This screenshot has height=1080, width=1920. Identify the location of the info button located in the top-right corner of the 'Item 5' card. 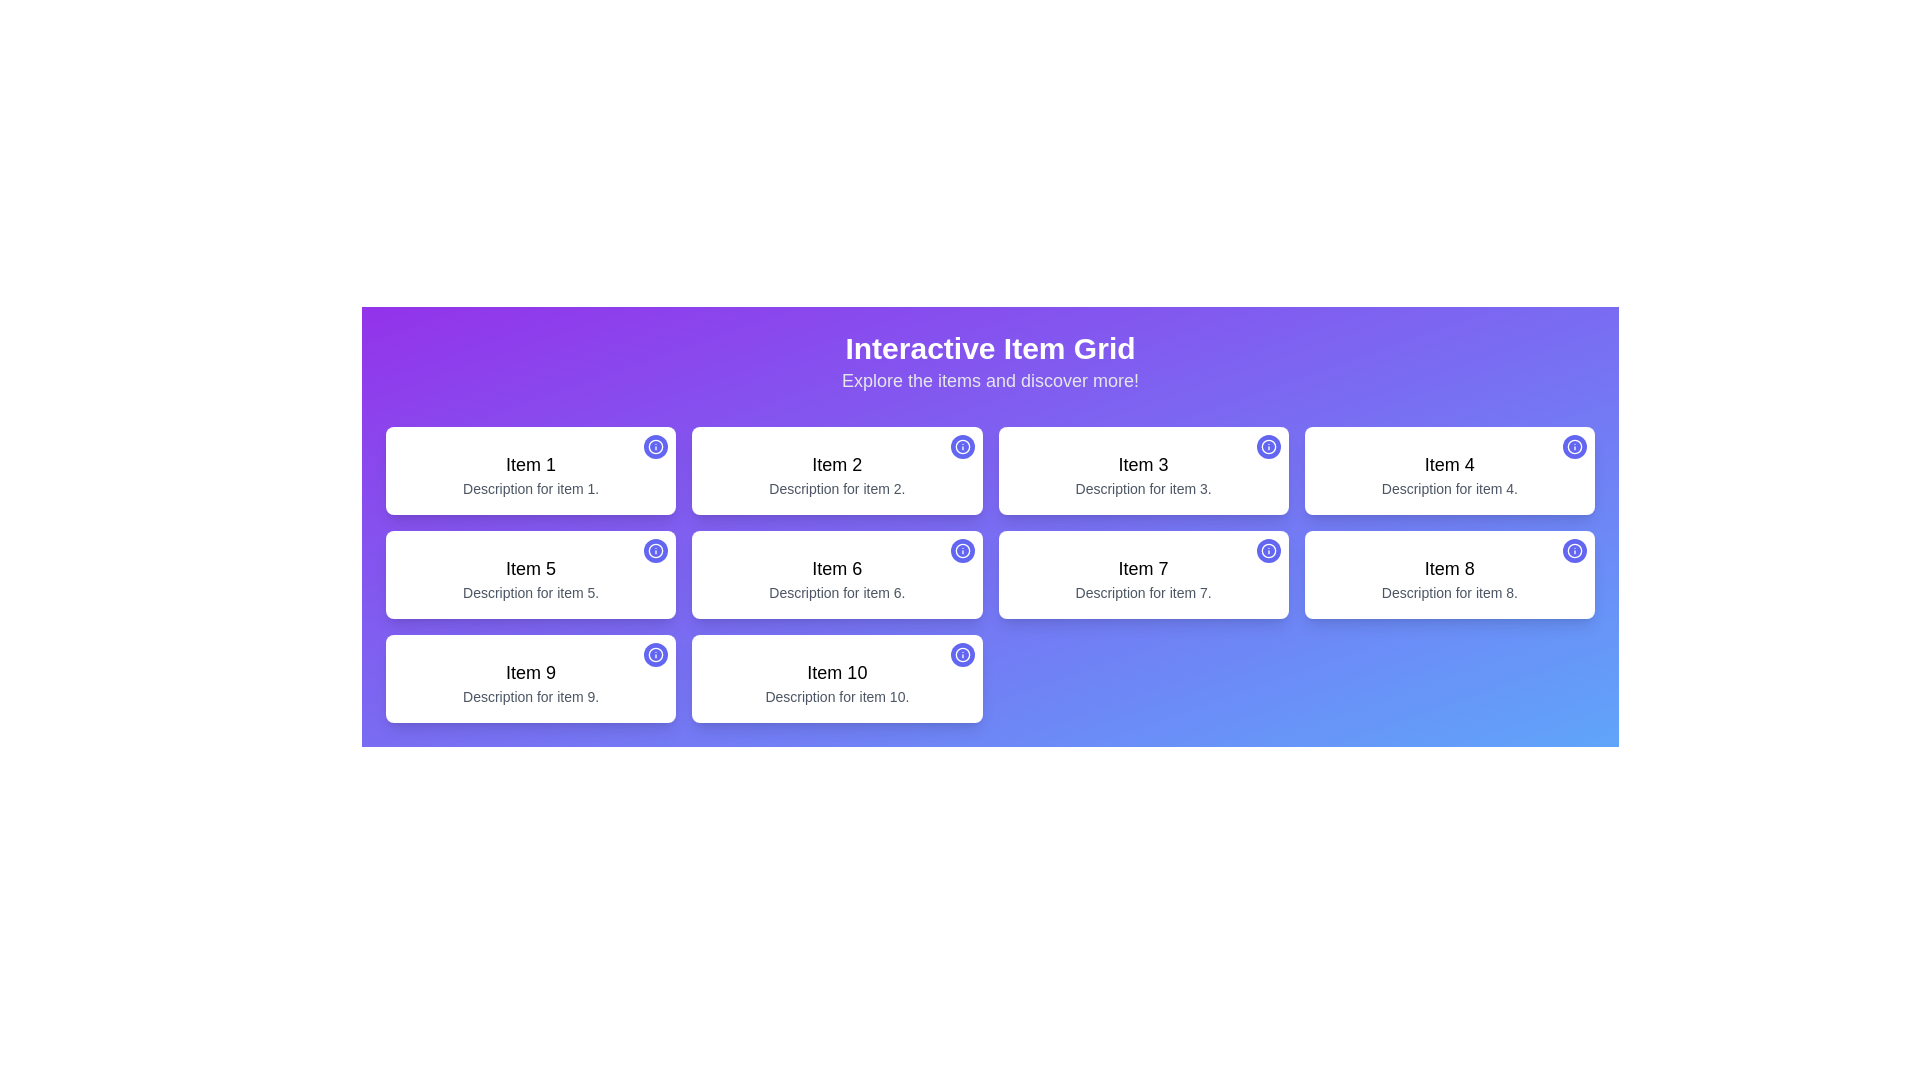
(656, 551).